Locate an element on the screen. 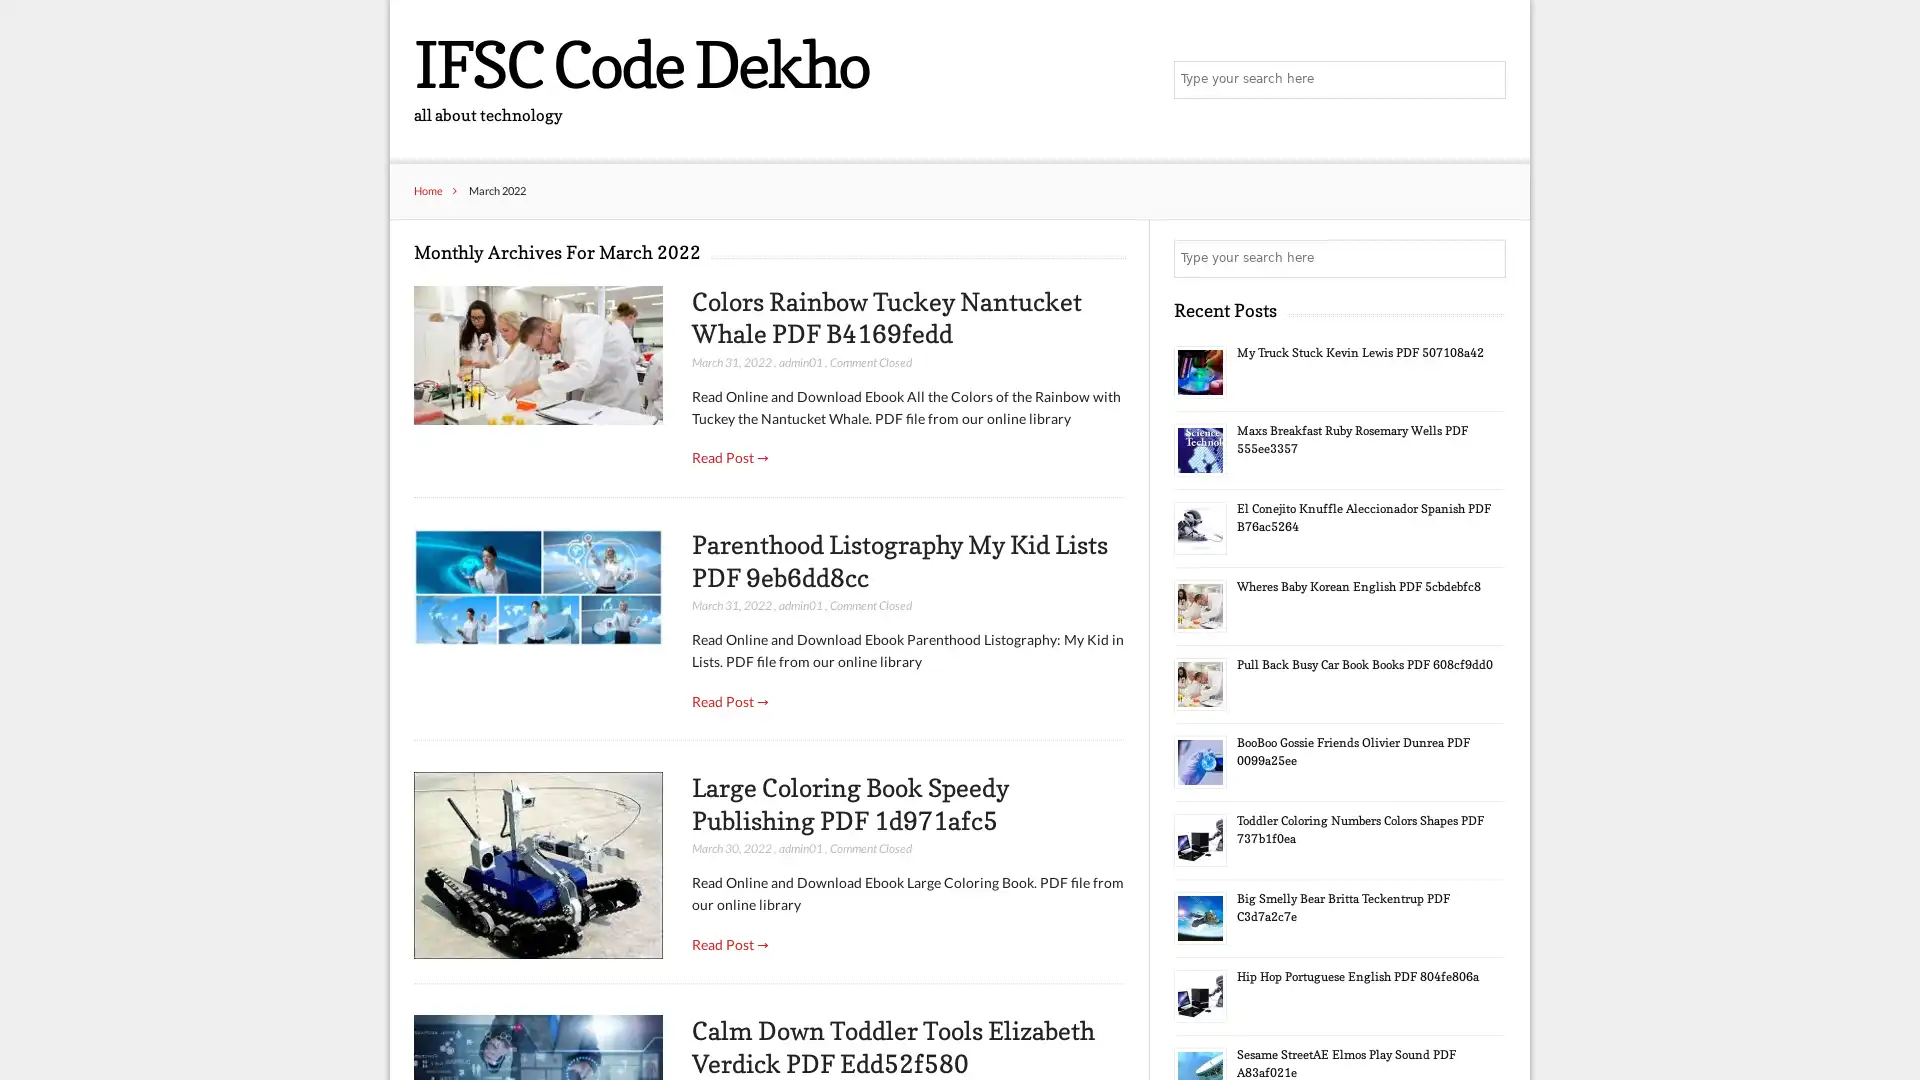 This screenshot has width=1920, height=1080. Search is located at coordinates (1485, 258).